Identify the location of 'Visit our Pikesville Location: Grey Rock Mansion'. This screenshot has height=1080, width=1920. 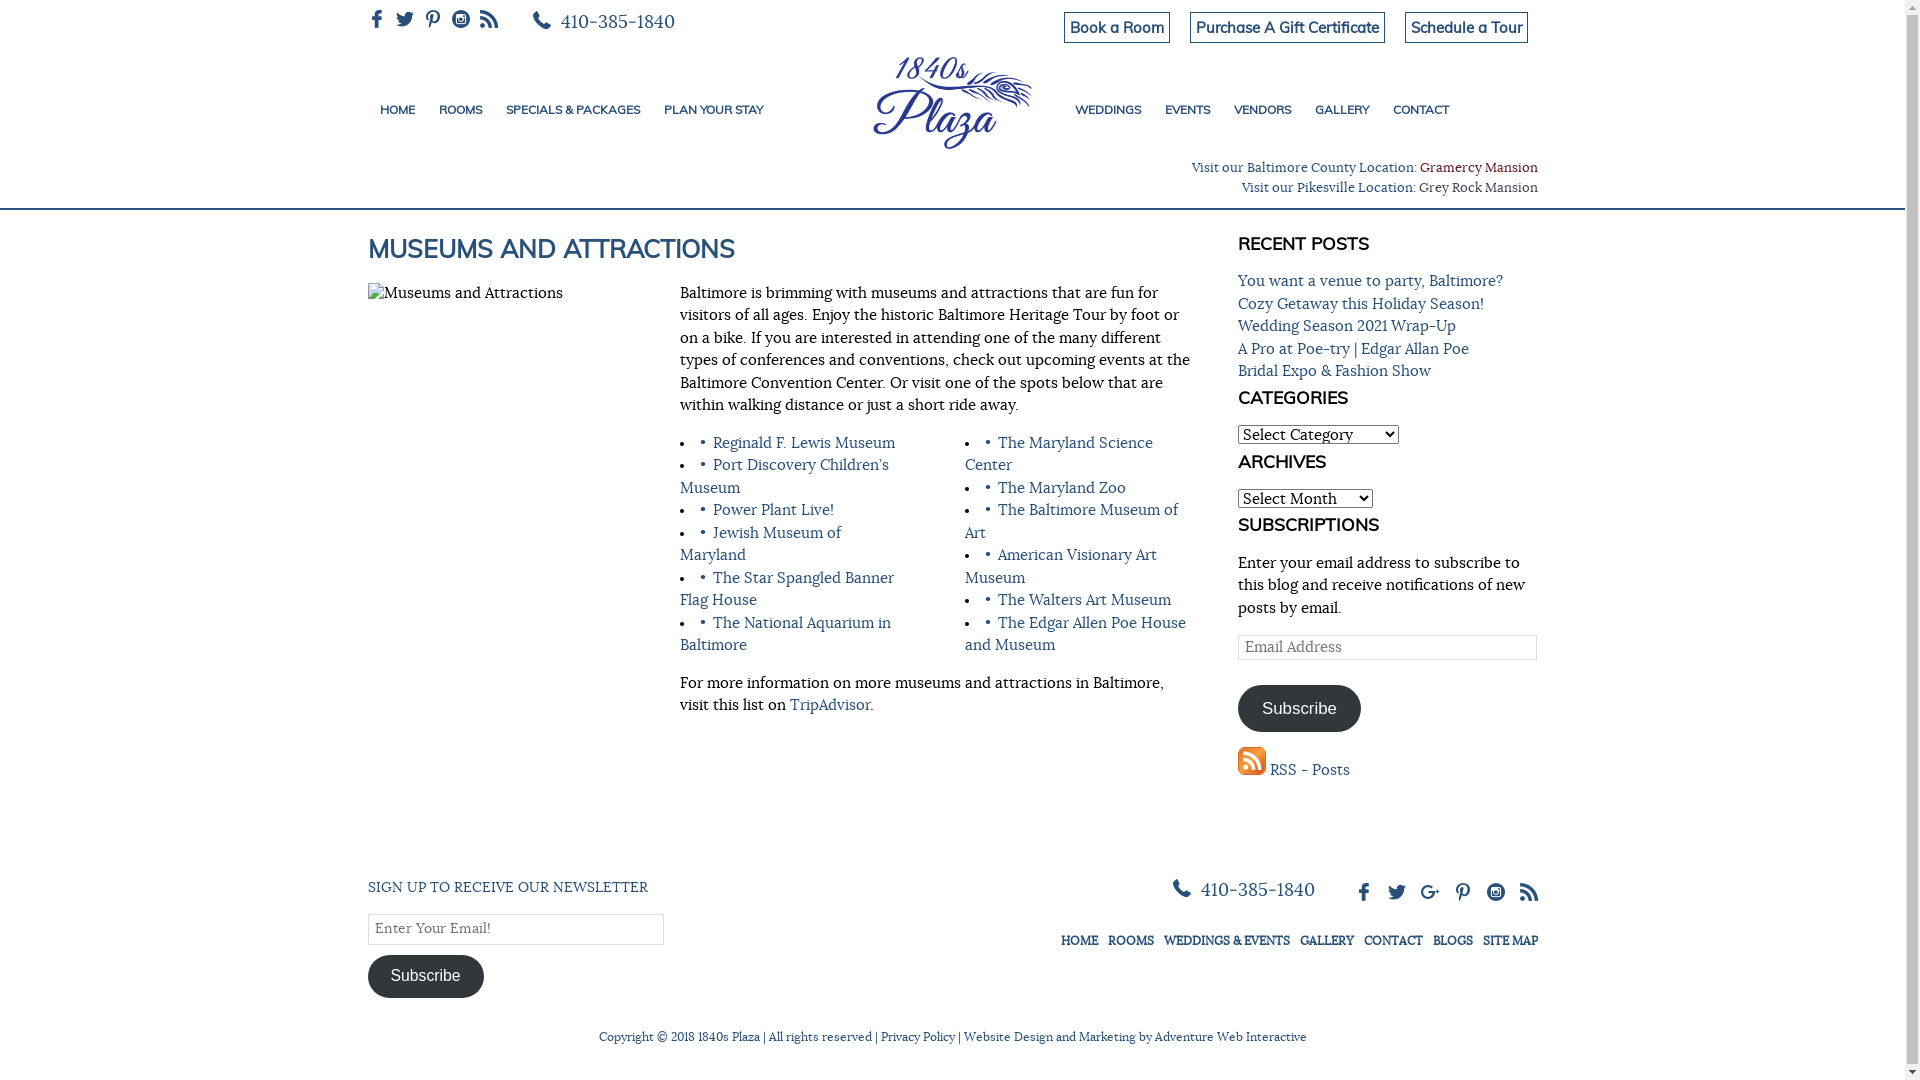
(1389, 188).